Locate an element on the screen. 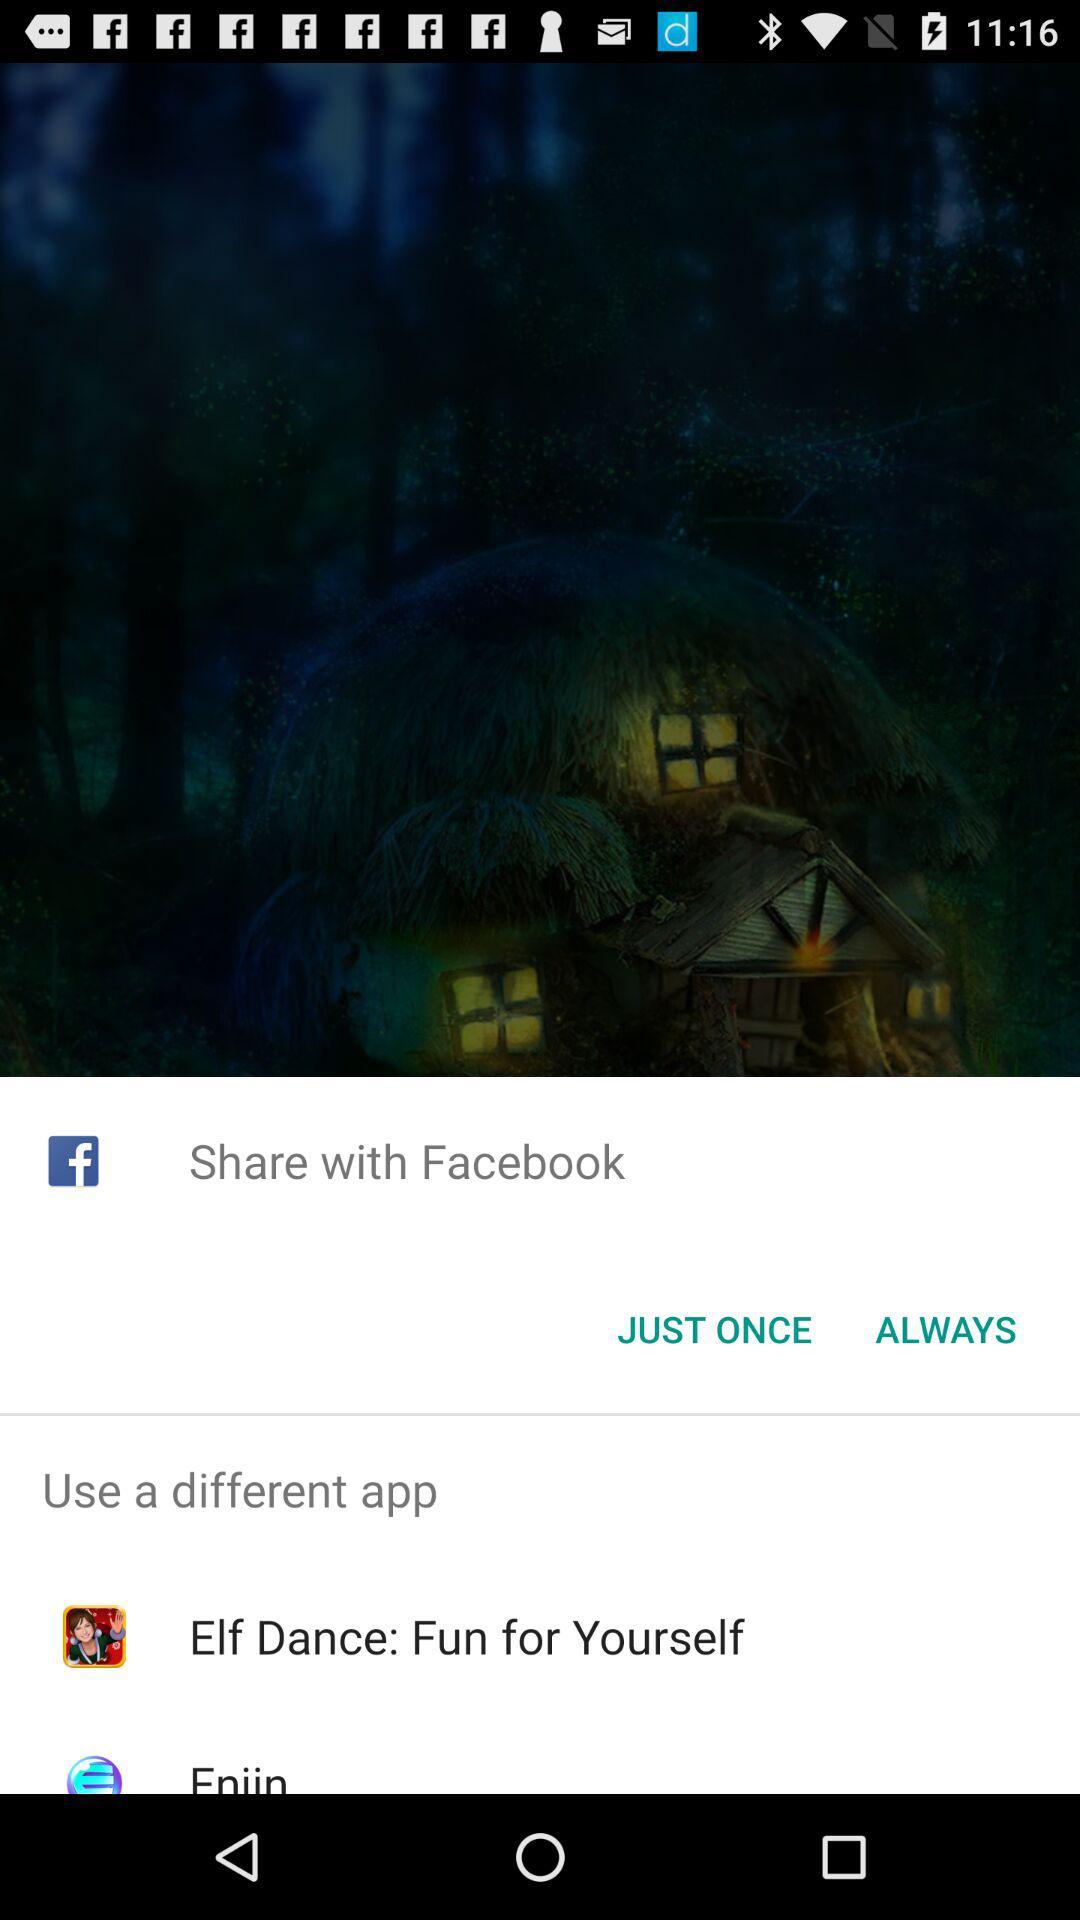 The height and width of the screenshot is (1920, 1080). the icon to the left of always item is located at coordinates (713, 1329).